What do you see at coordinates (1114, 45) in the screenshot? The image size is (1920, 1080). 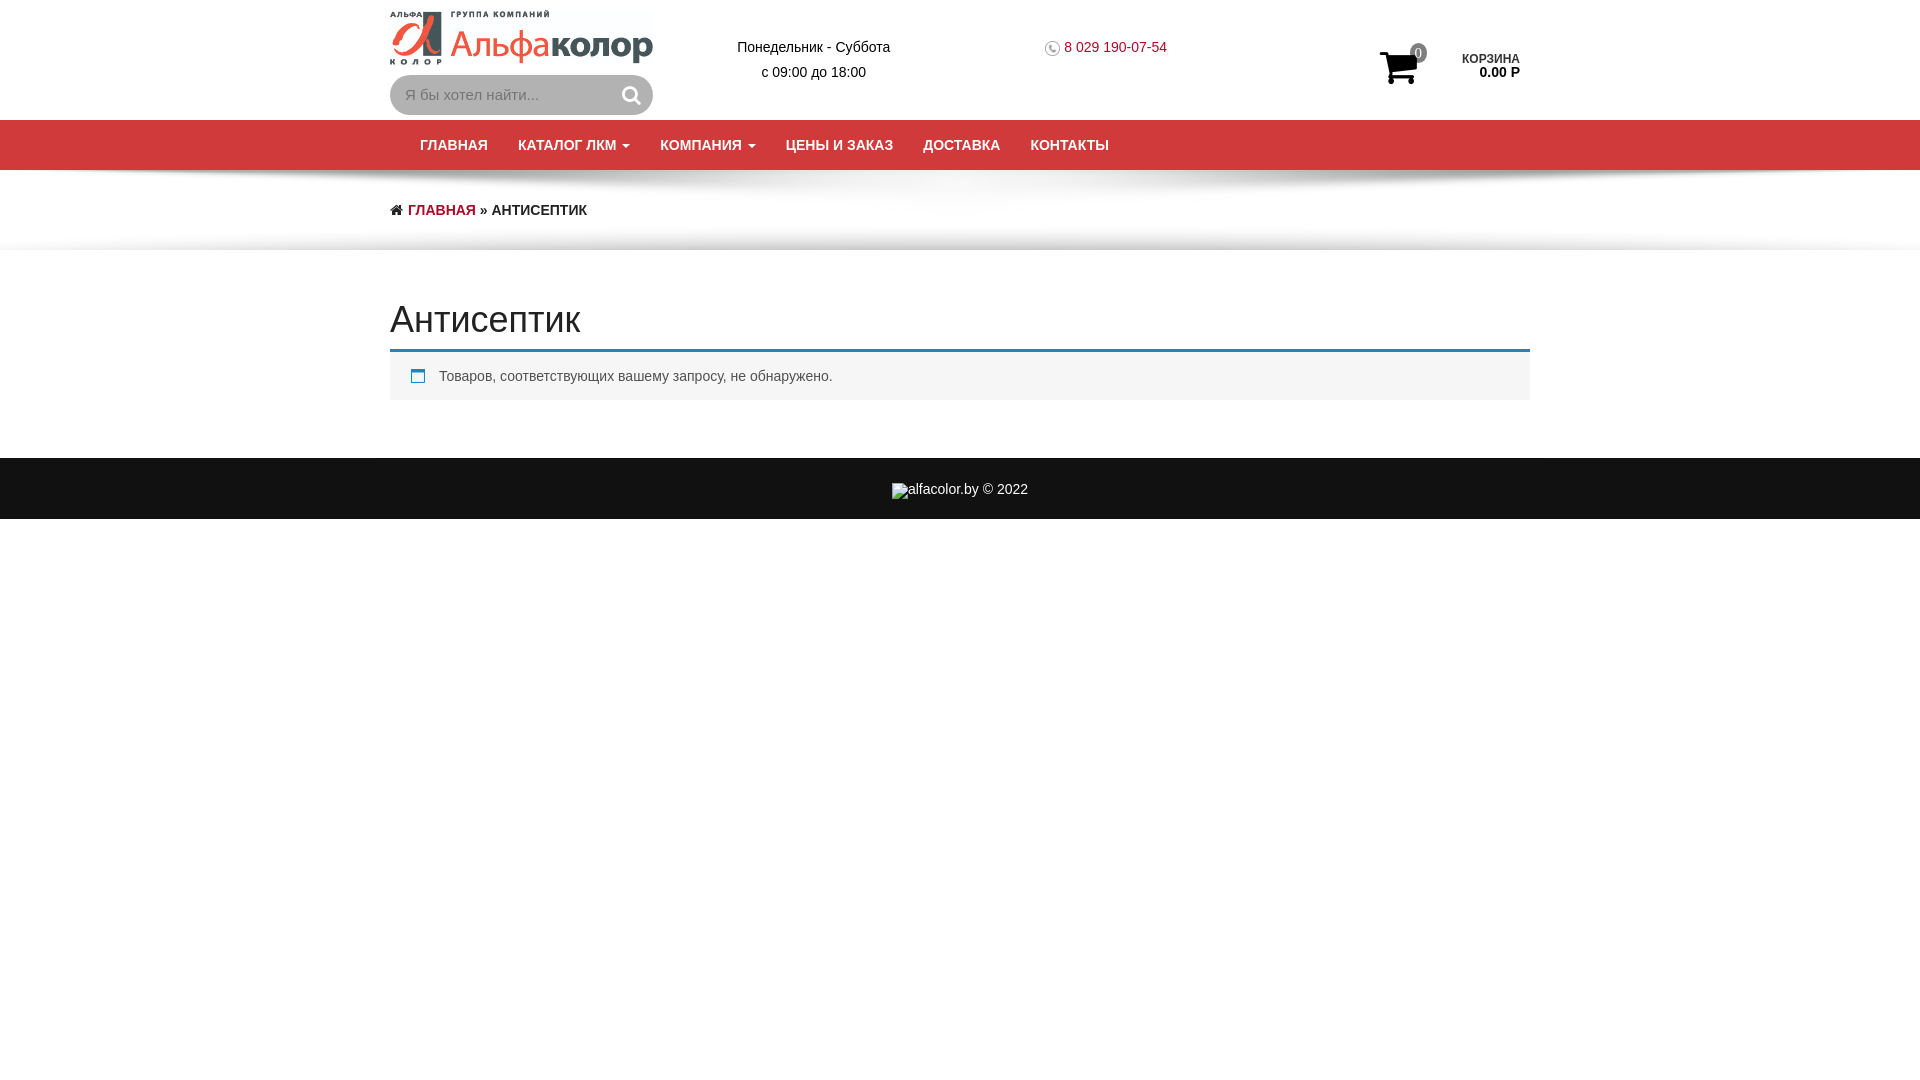 I see `'8 029 190-07-54'` at bounding box center [1114, 45].